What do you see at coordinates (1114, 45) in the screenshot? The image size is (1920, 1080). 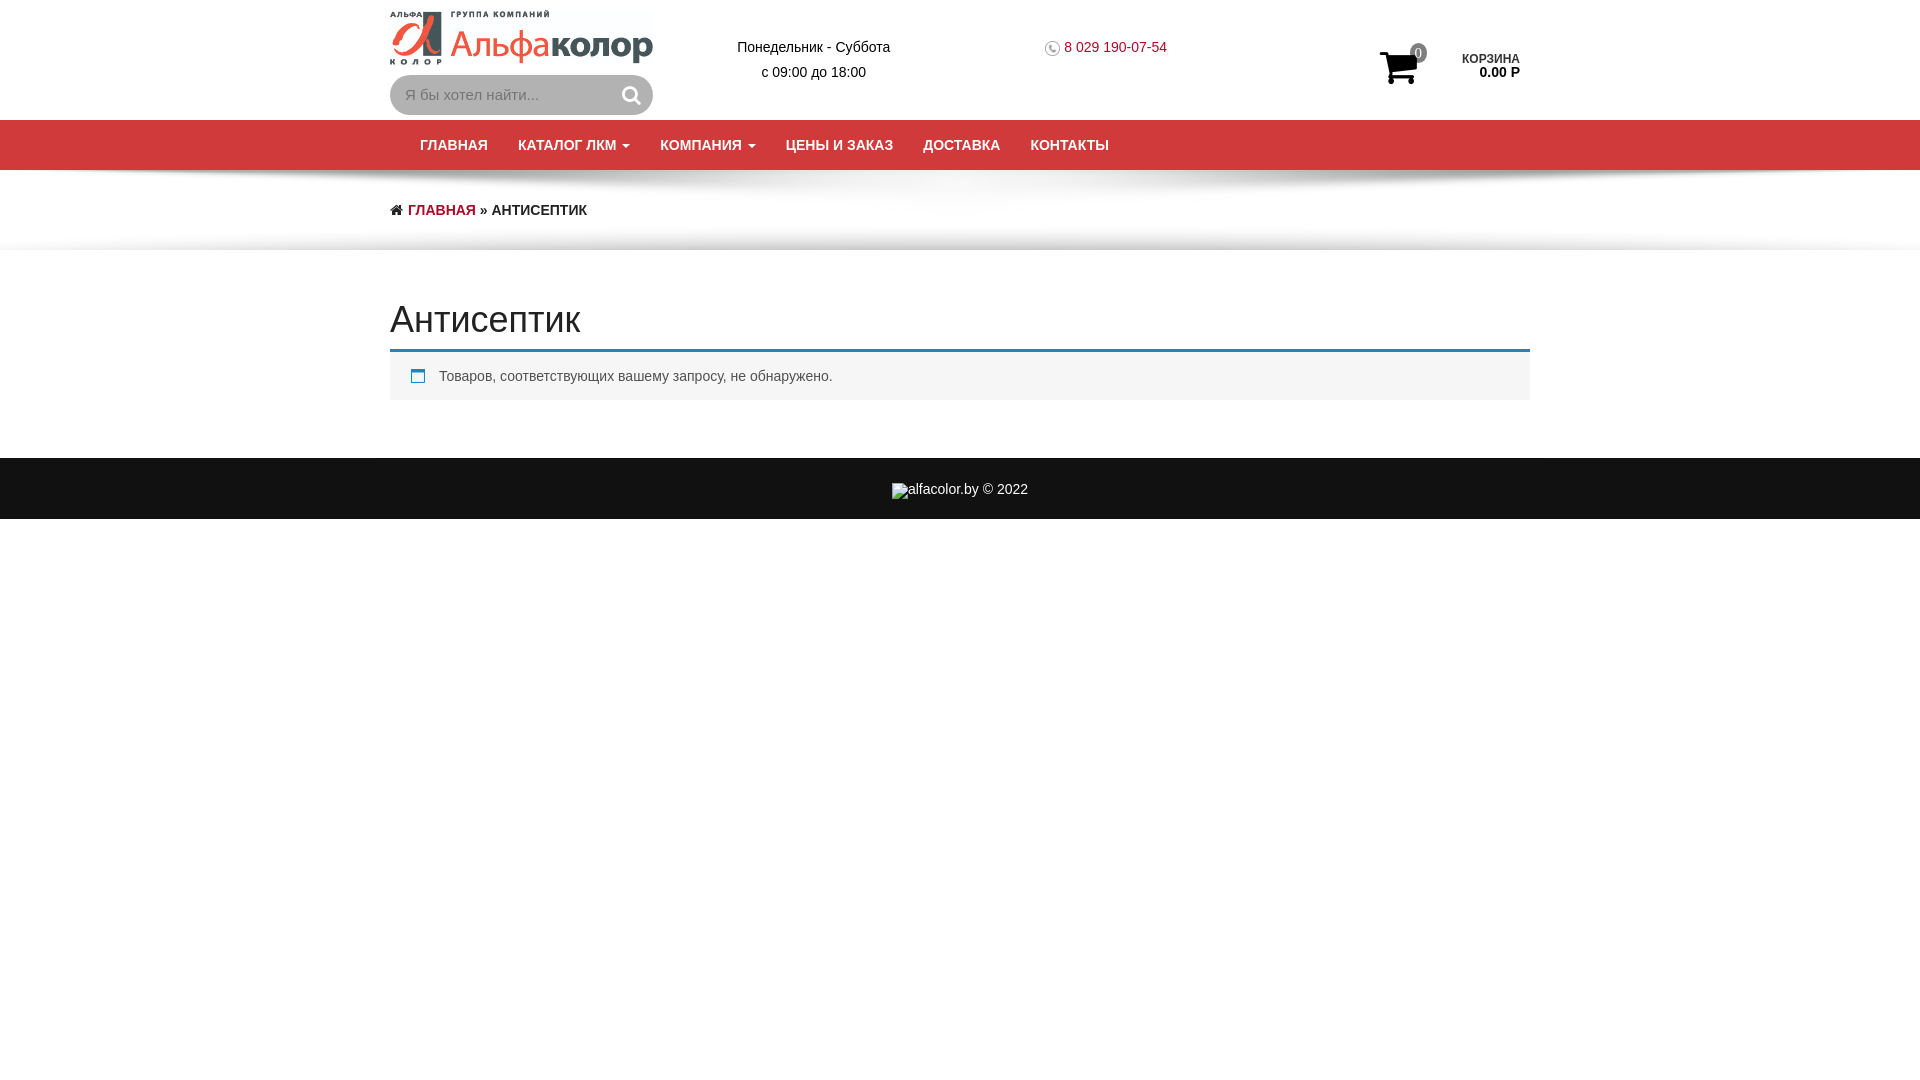 I see `'8 029 190-07-54'` at bounding box center [1114, 45].